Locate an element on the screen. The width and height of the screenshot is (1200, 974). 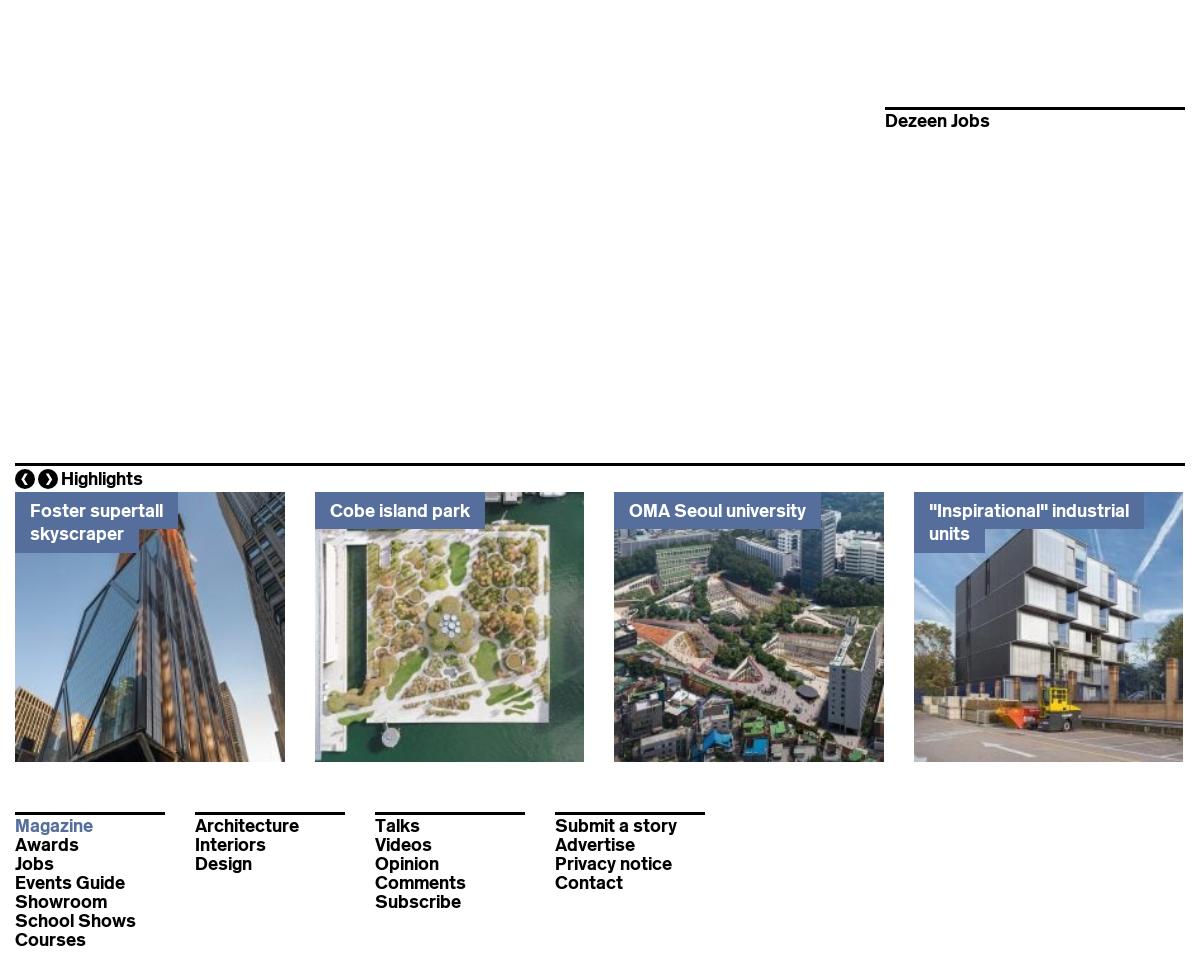
'Interiors' is located at coordinates (194, 845).